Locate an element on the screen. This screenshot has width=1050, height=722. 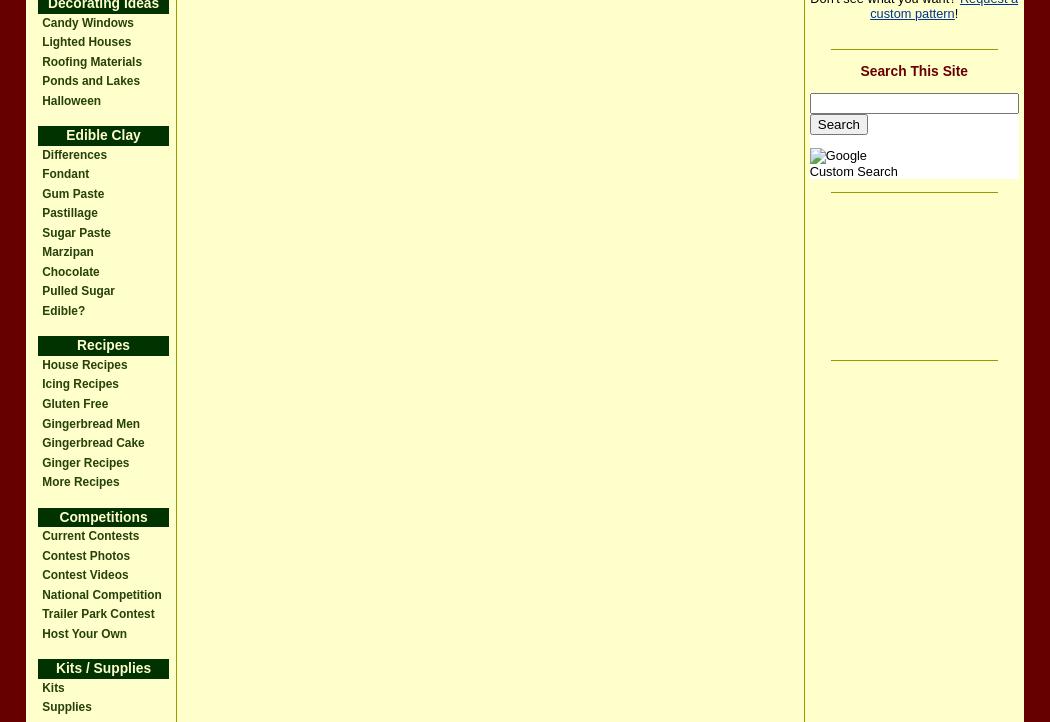
'Edible?' is located at coordinates (41, 309).